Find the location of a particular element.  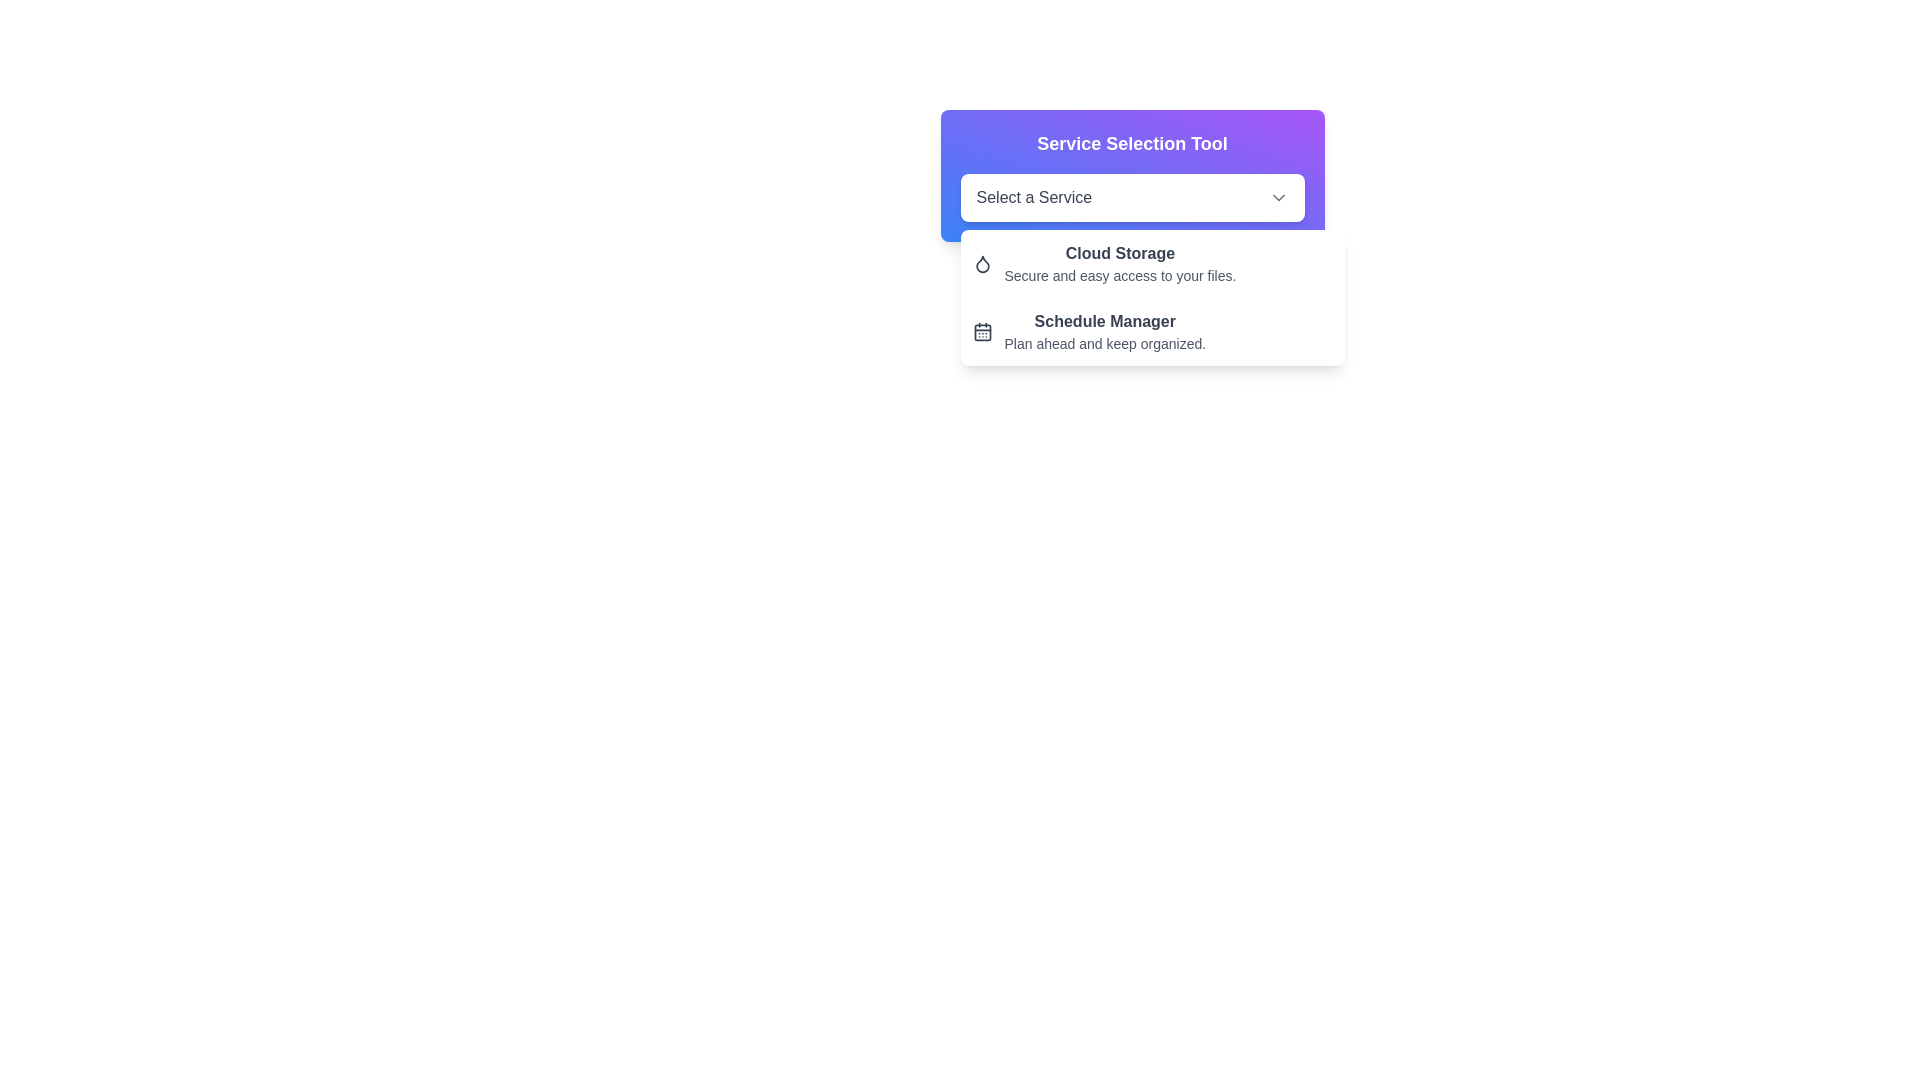

text label 'Cloud Storage' that serves as a title for a service description in the service selection tool interface is located at coordinates (1120, 253).